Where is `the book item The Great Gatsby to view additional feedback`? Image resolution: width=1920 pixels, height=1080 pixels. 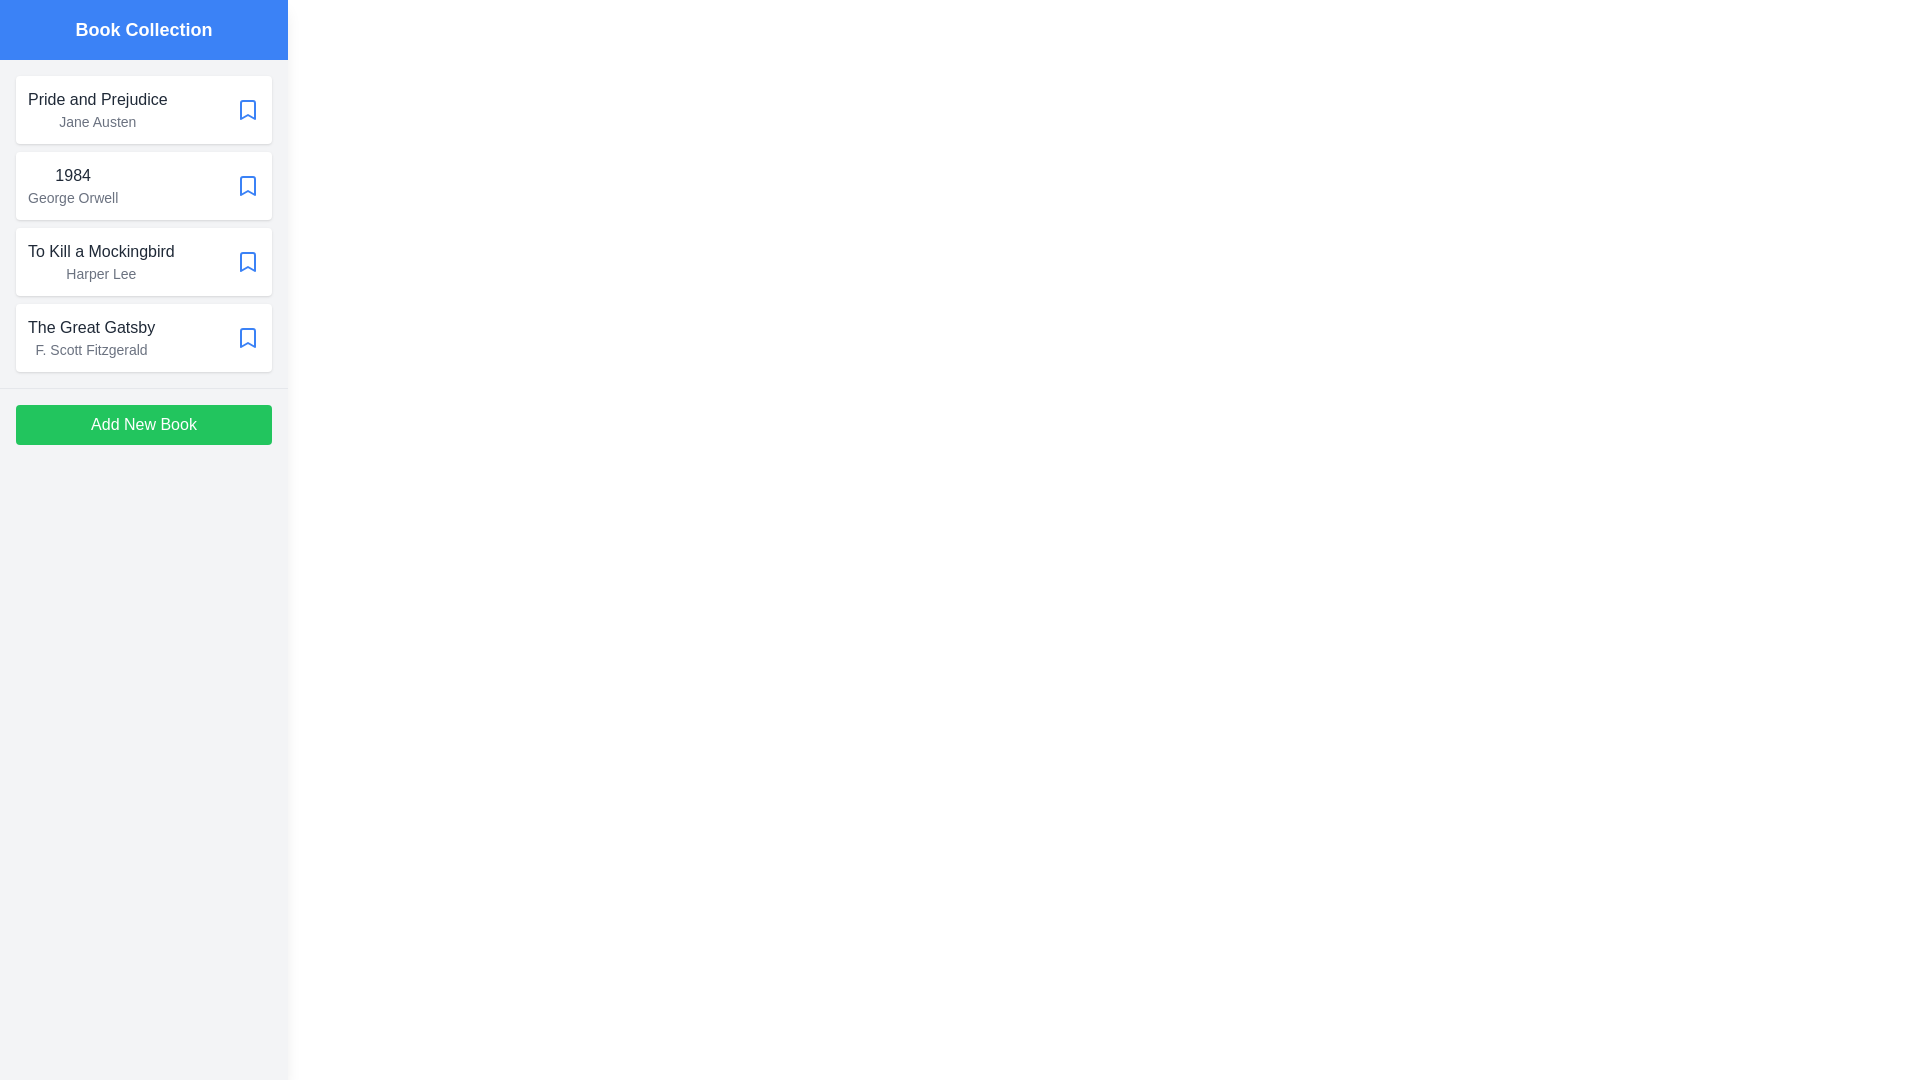
the book item The Great Gatsby to view additional feedback is located at coordinates (143, 337).